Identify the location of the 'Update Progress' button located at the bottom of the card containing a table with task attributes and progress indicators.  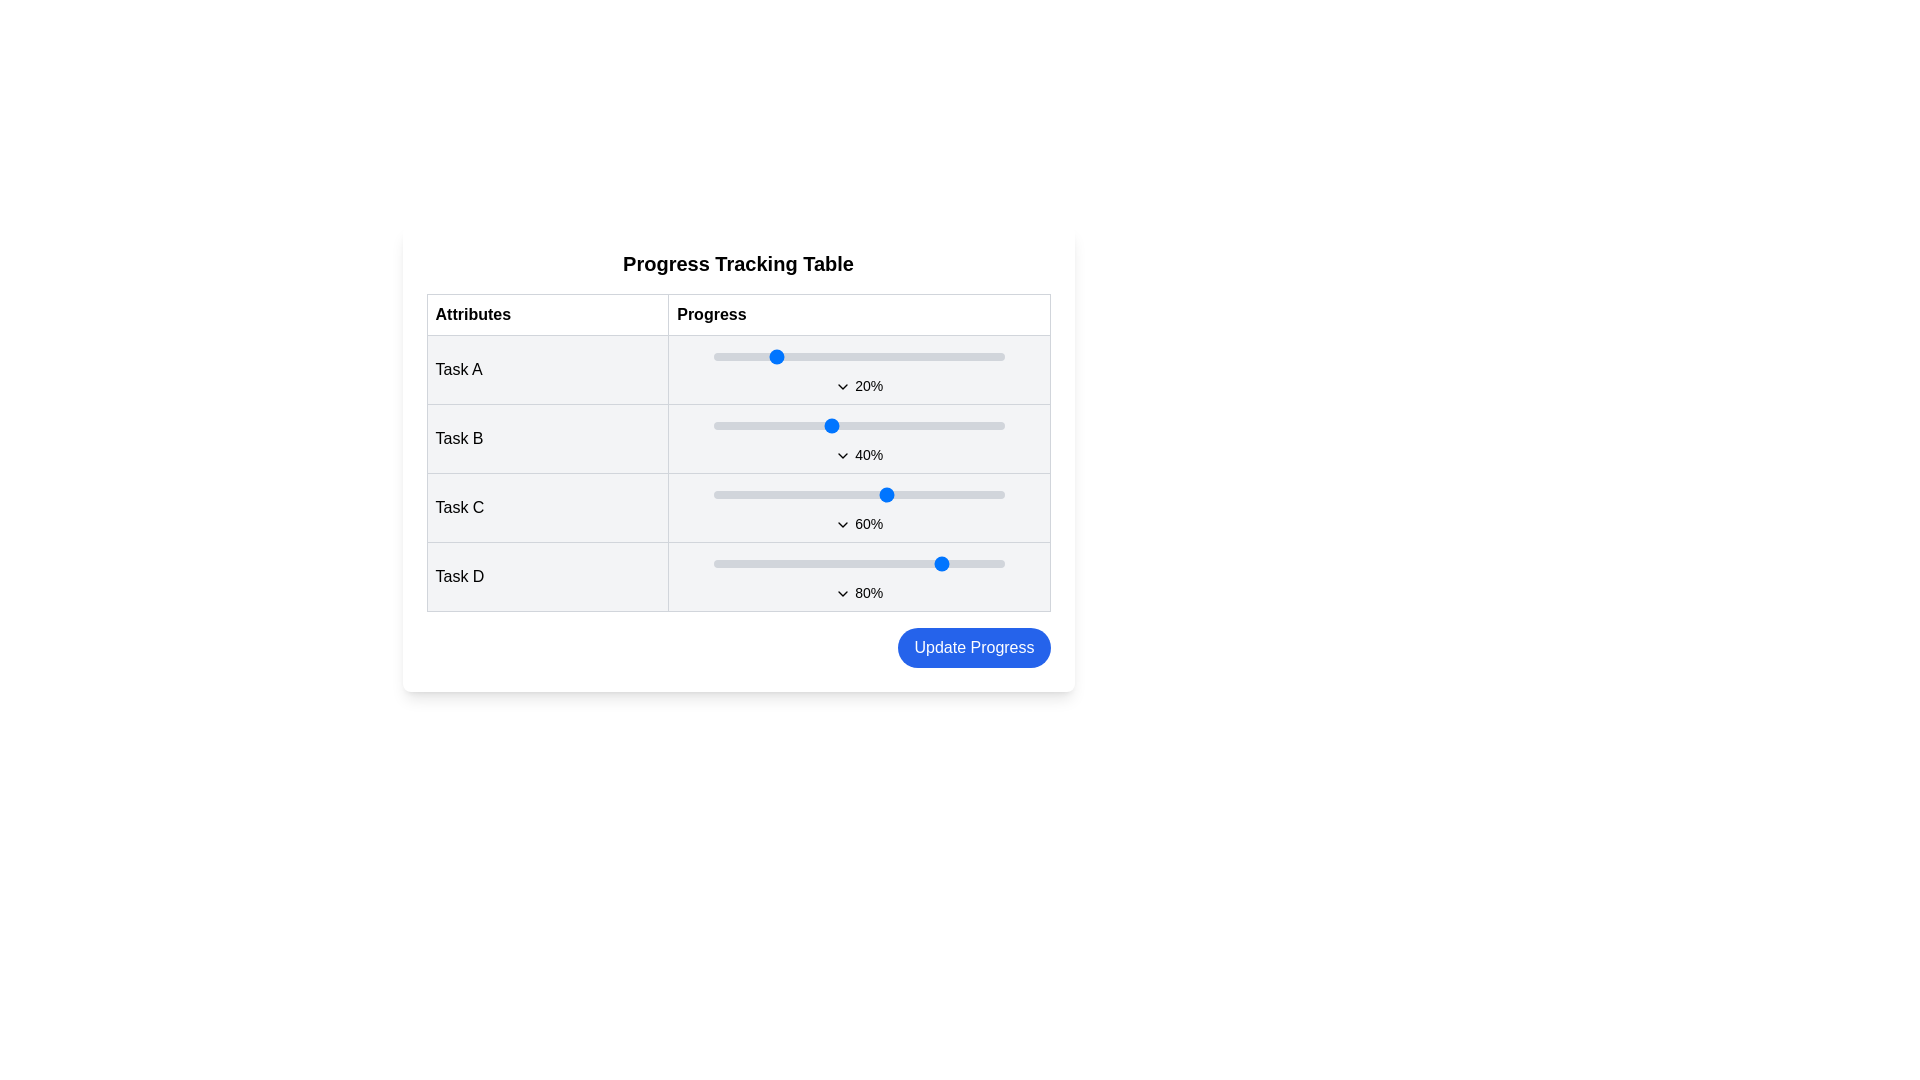
(737, 459).